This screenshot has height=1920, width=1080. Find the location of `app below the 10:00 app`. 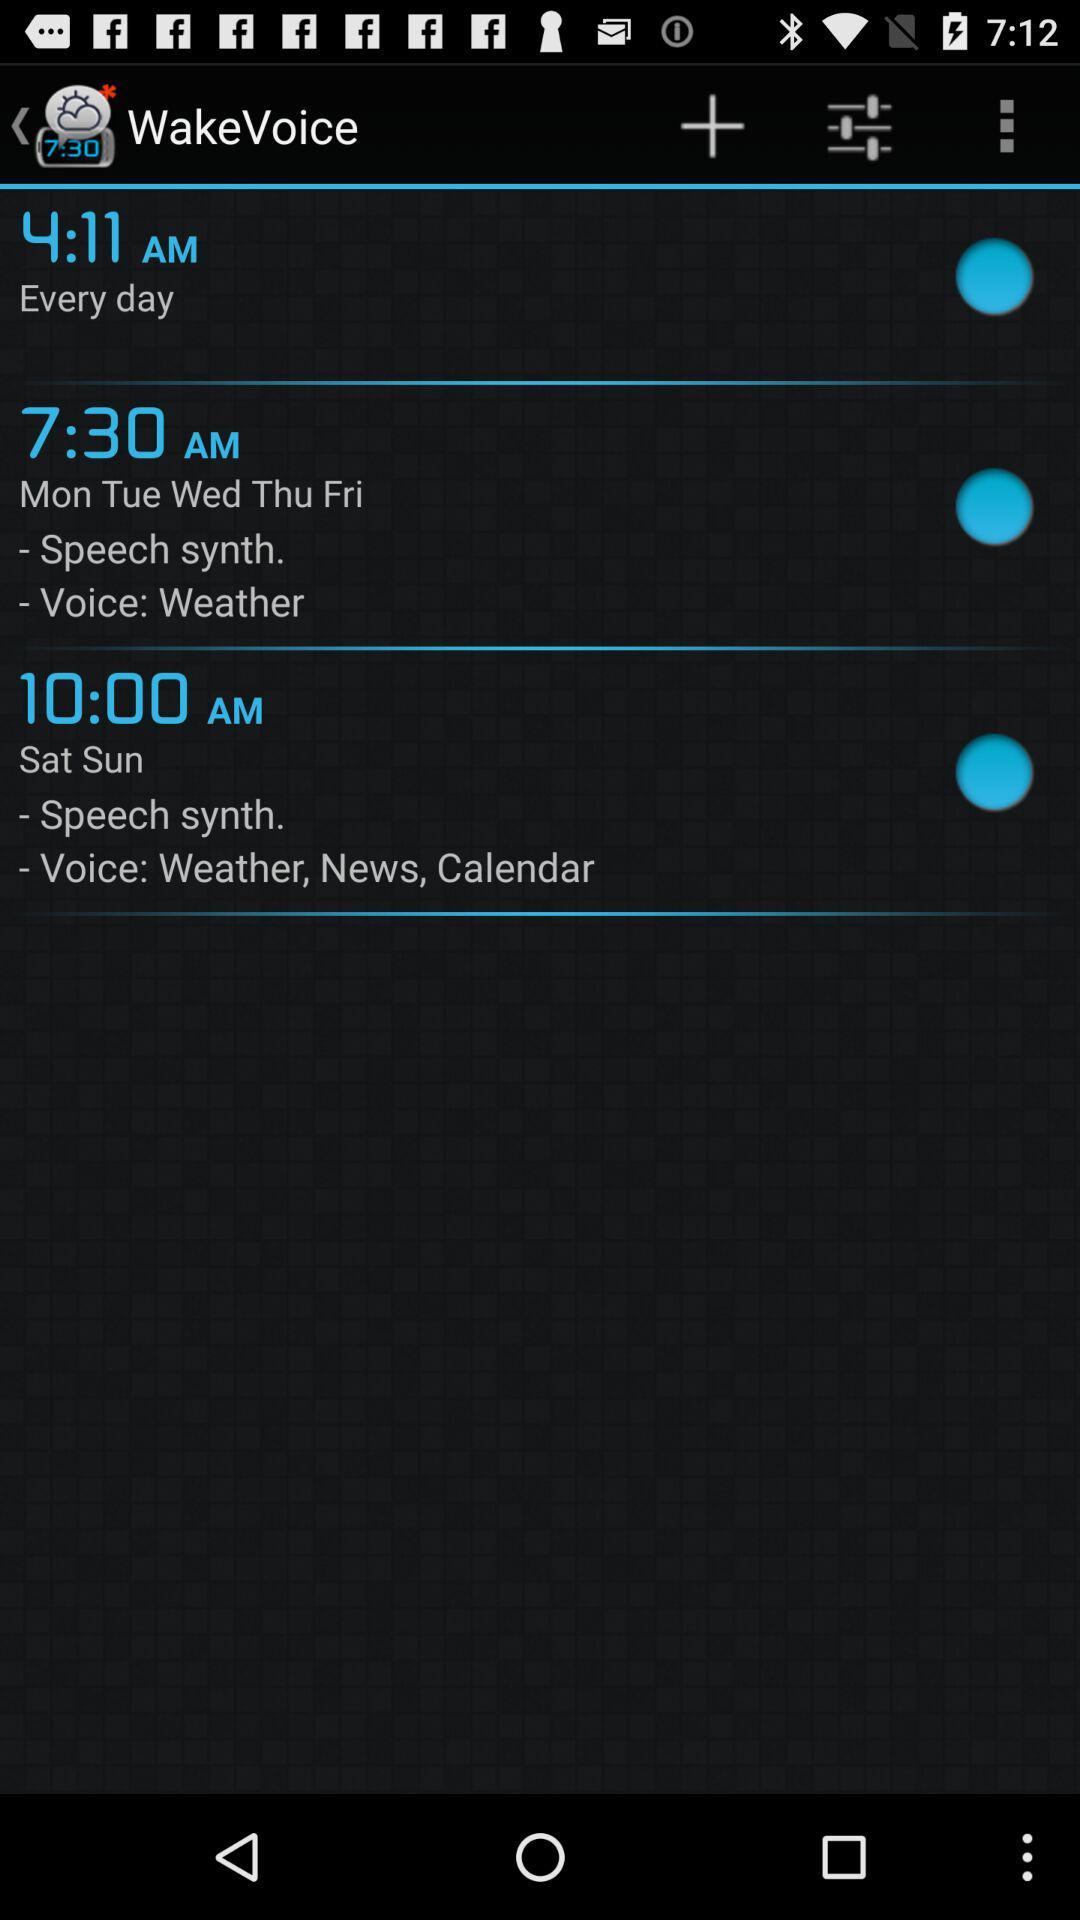

app below the 10:00 app is located at coordinates (453, 761).